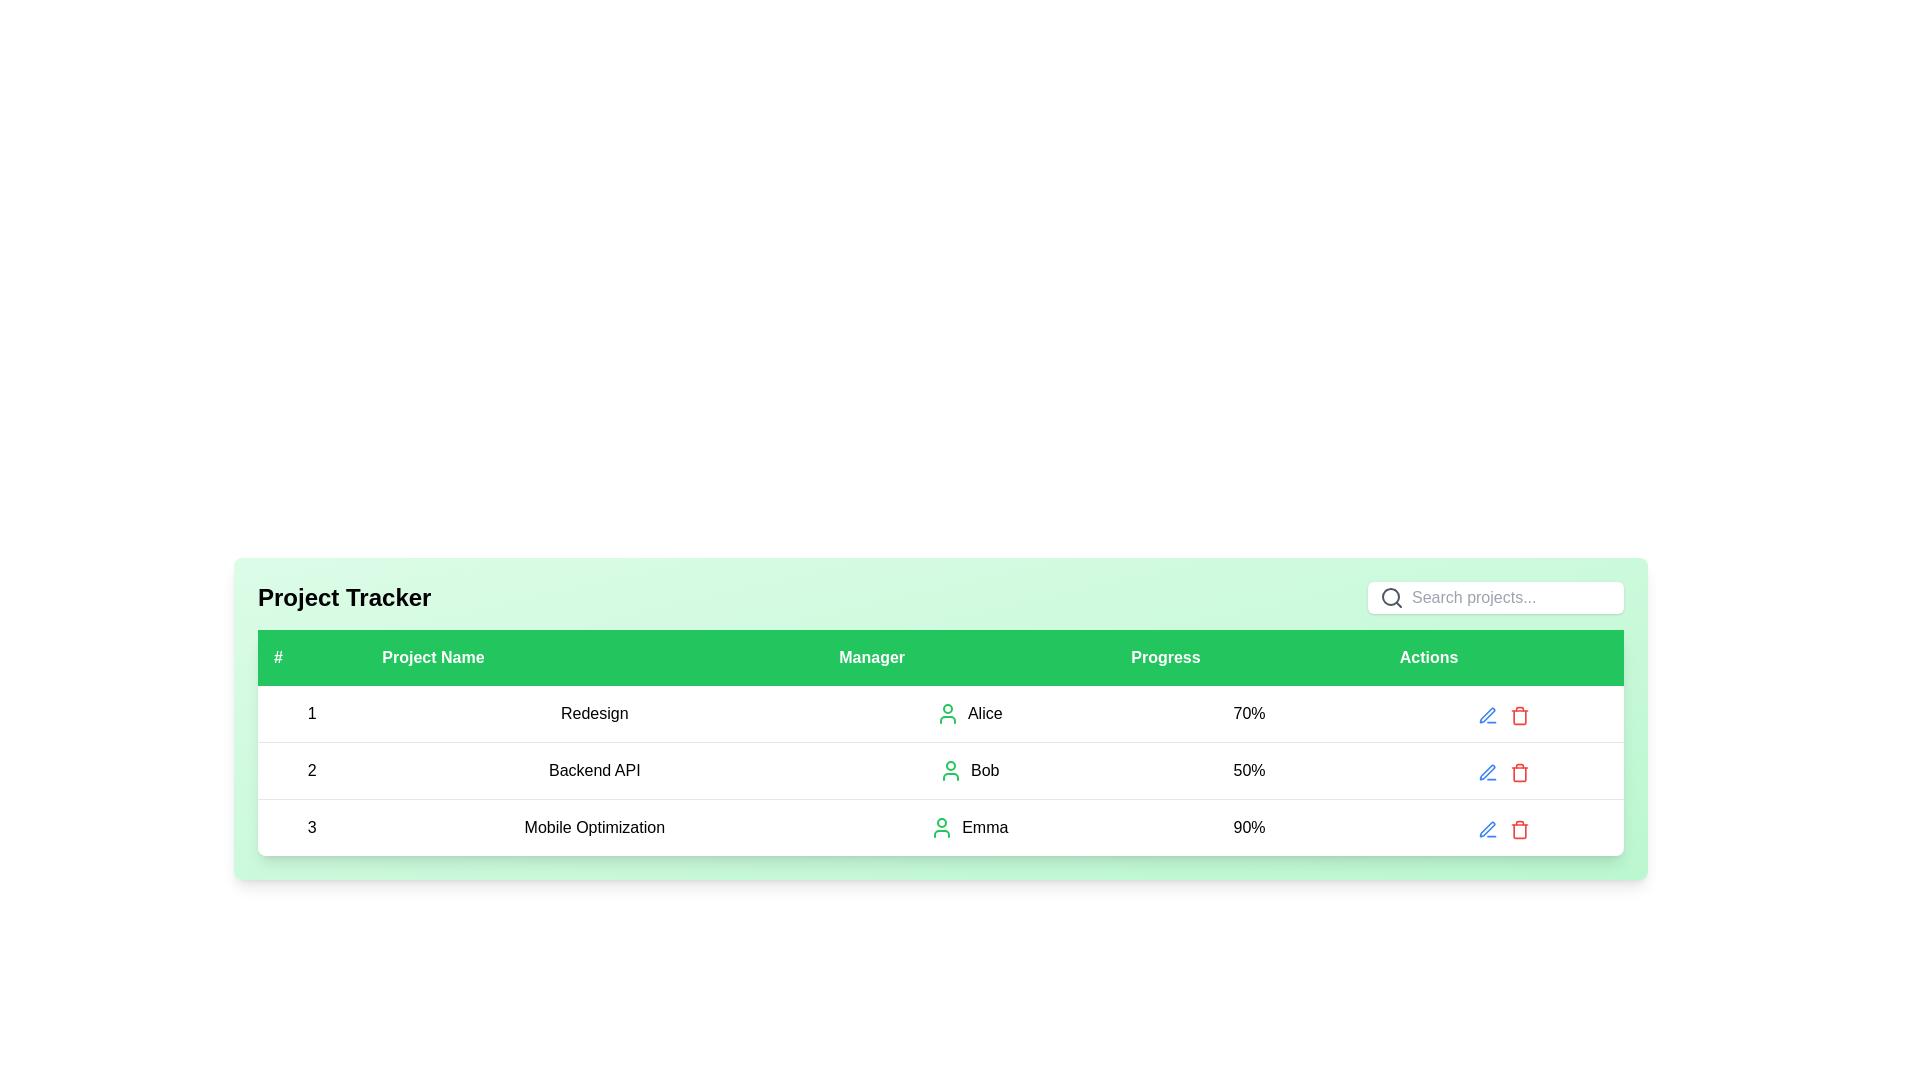 This screenshot has width=1920, height=1080. I want to click on the delete button located at the rightmost position of the row for the third project, so click(1519, 715).